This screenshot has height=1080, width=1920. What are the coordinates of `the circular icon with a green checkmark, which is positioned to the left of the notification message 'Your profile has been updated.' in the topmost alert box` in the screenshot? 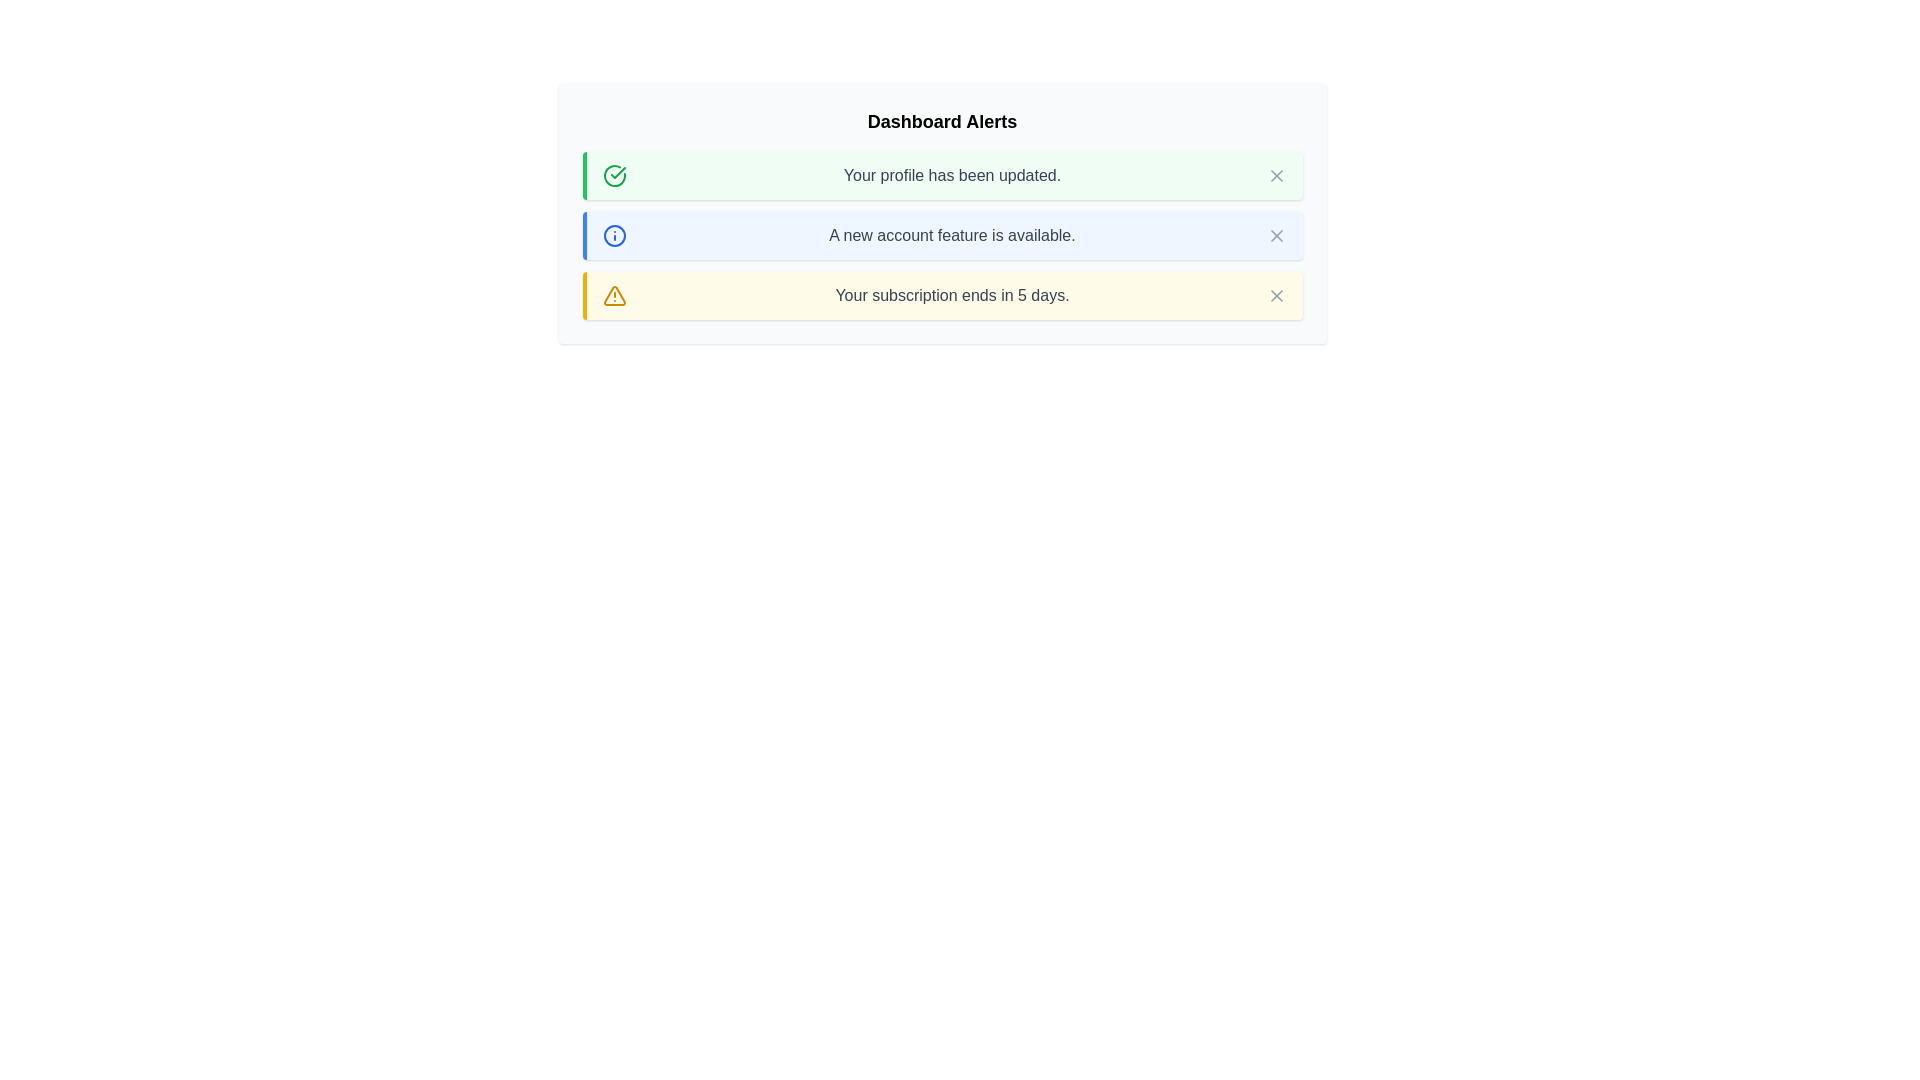 It's located at (613, 175).